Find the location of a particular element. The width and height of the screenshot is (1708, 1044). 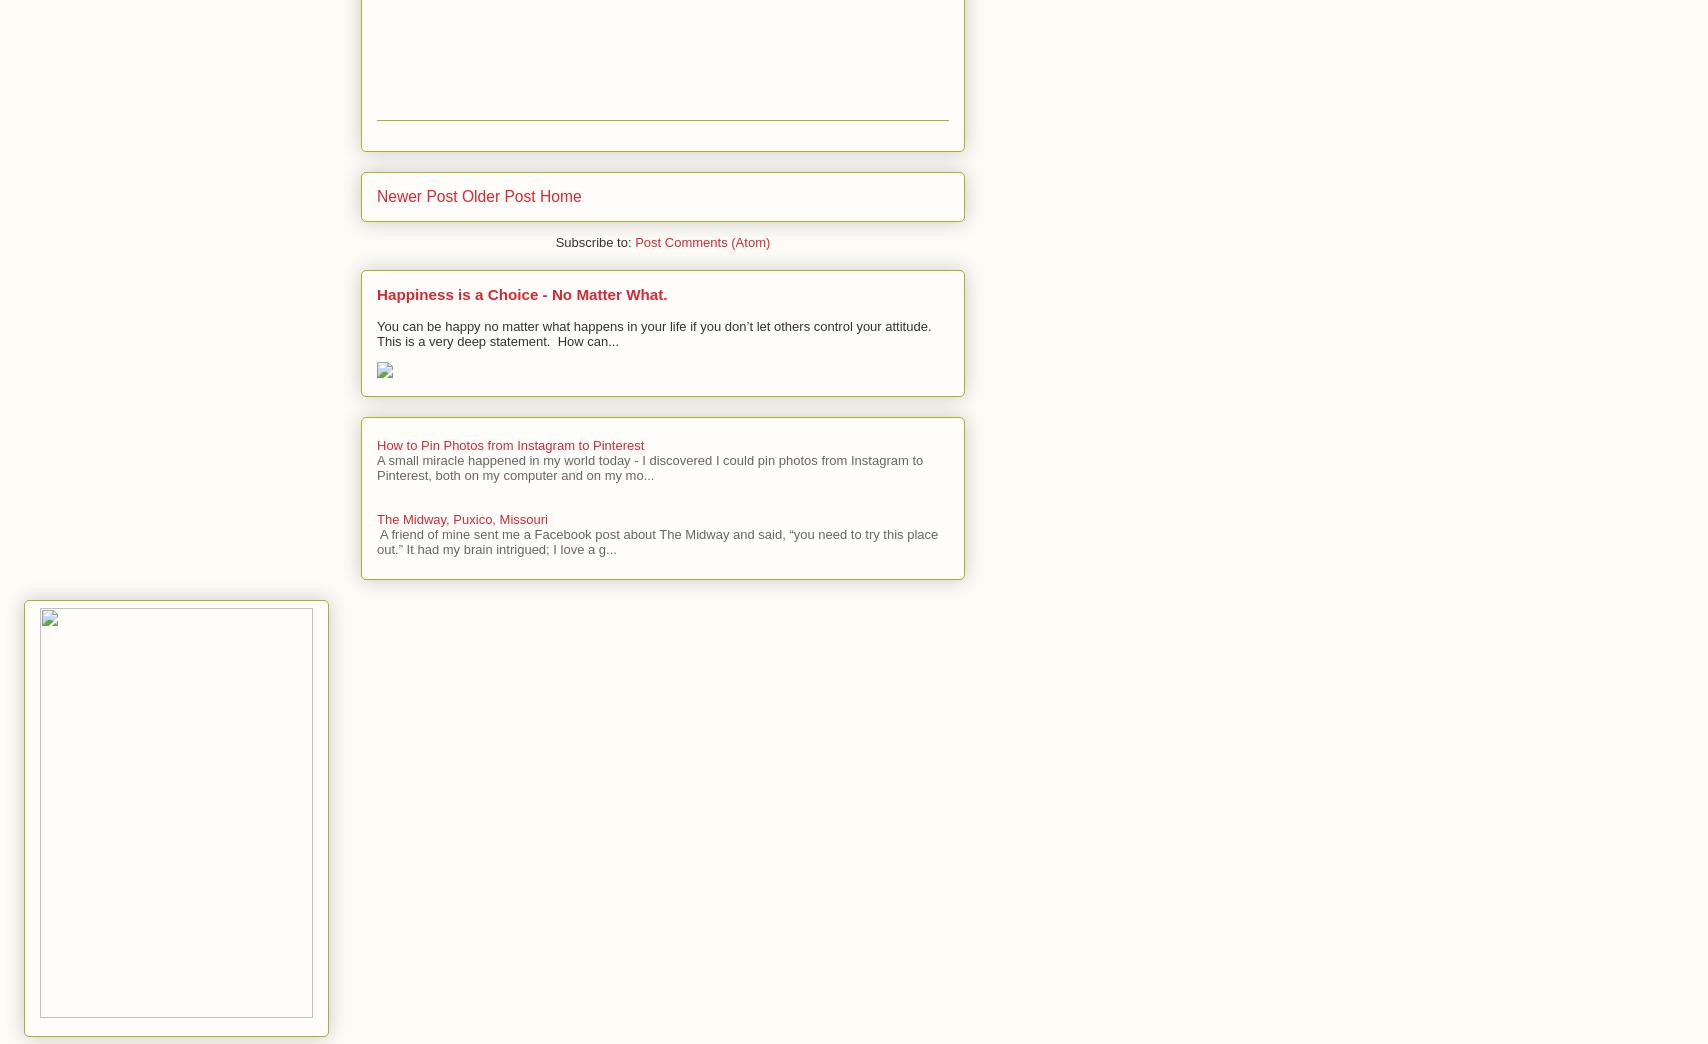

'Older Post' is located at coordinates (460, 195).